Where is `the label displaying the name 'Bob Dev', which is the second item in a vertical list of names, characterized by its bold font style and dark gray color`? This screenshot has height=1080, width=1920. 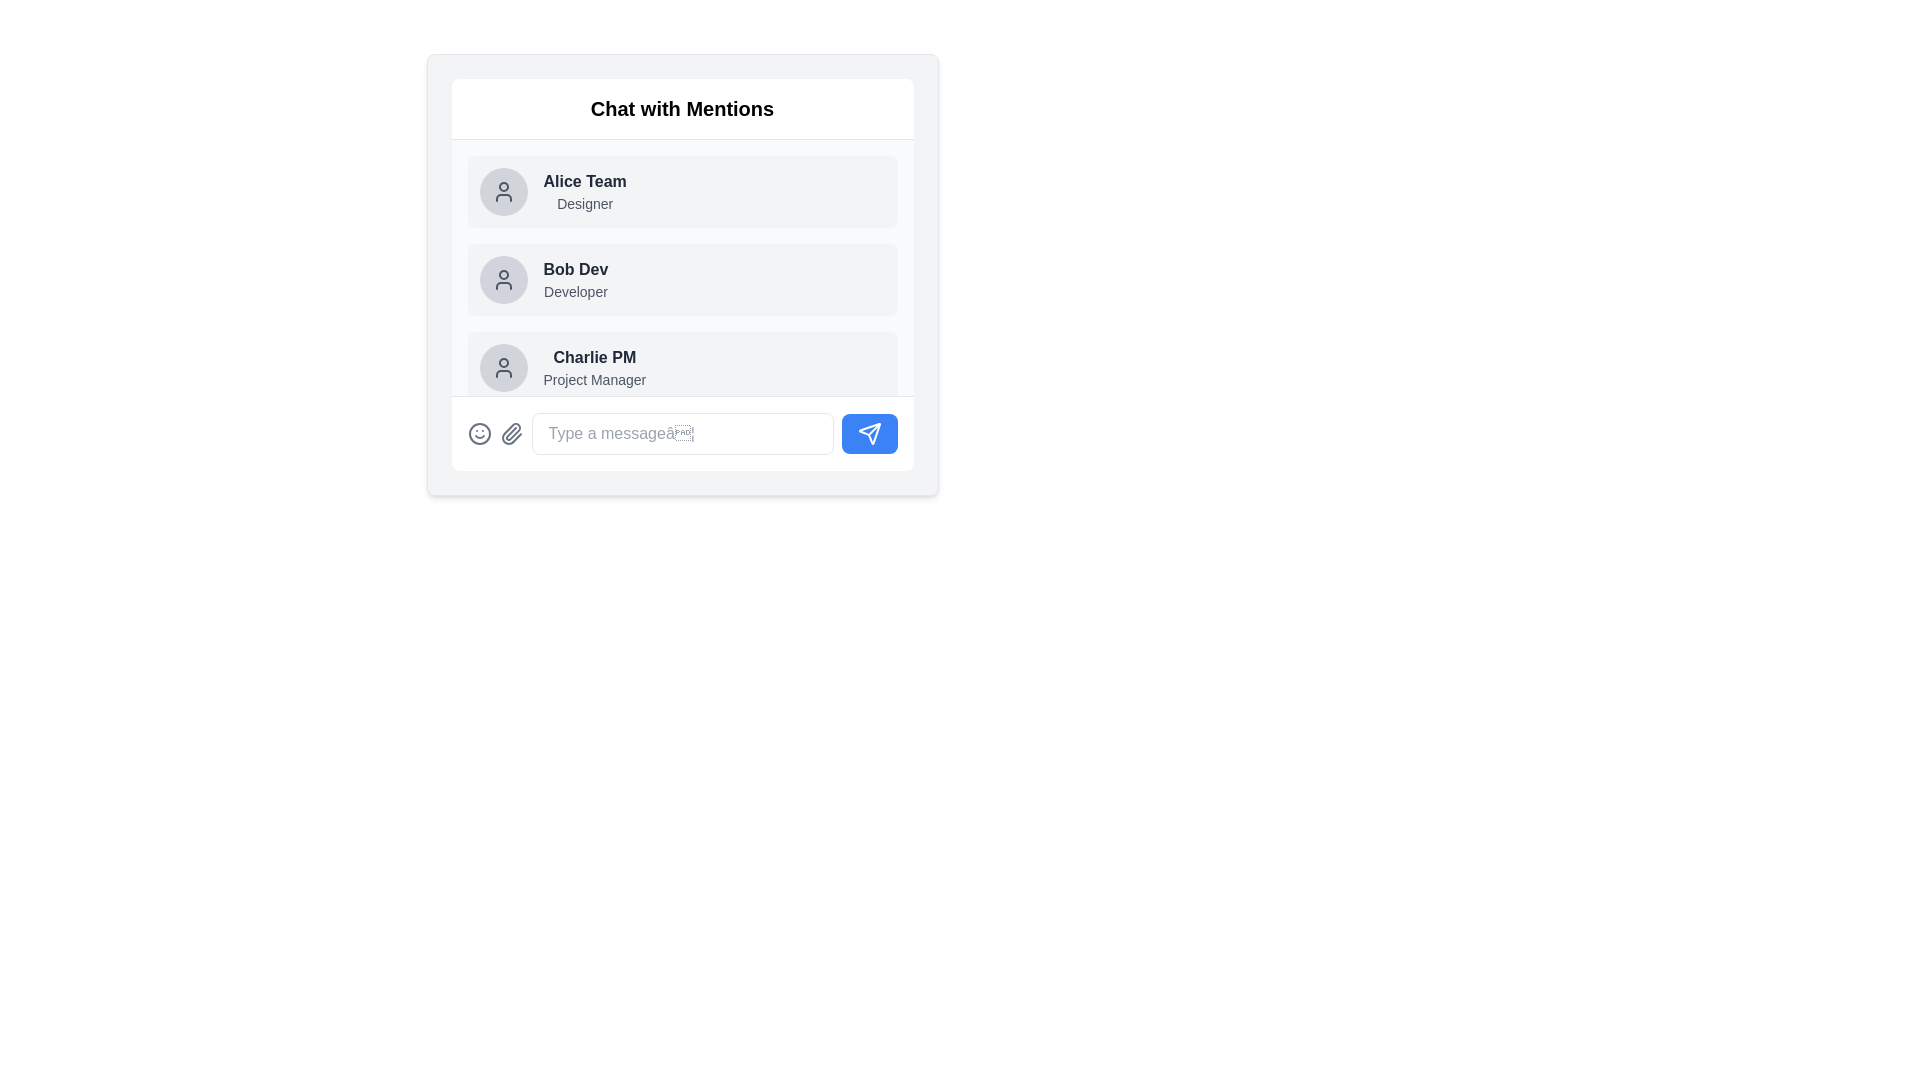
the label displaying the name 'Bob Dev', which is the second item in a vertical list of names, characterized by its bold font style and dark gray color is located at coordinates (575, 270).